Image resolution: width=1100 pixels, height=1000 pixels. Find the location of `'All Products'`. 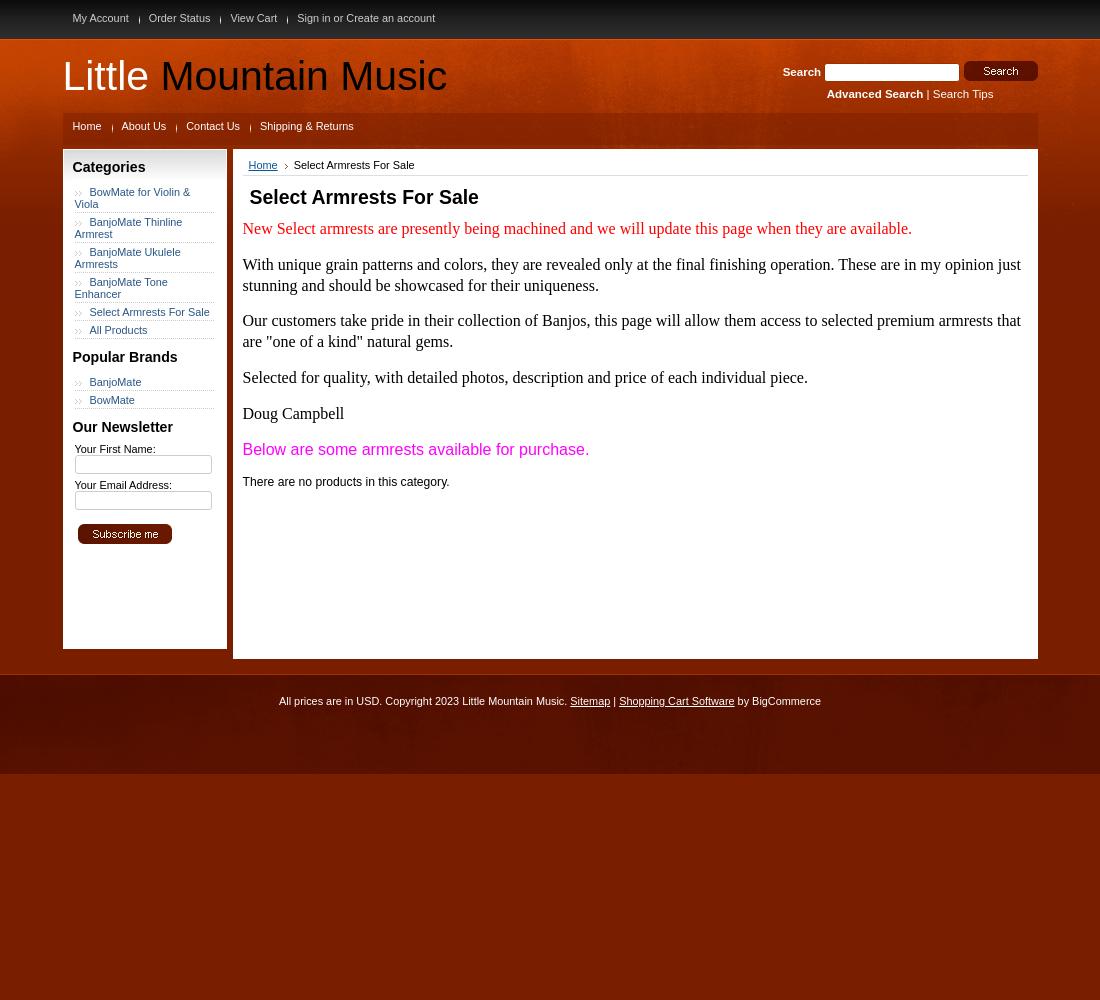

'All Products' is located at coordinates (118, 329).